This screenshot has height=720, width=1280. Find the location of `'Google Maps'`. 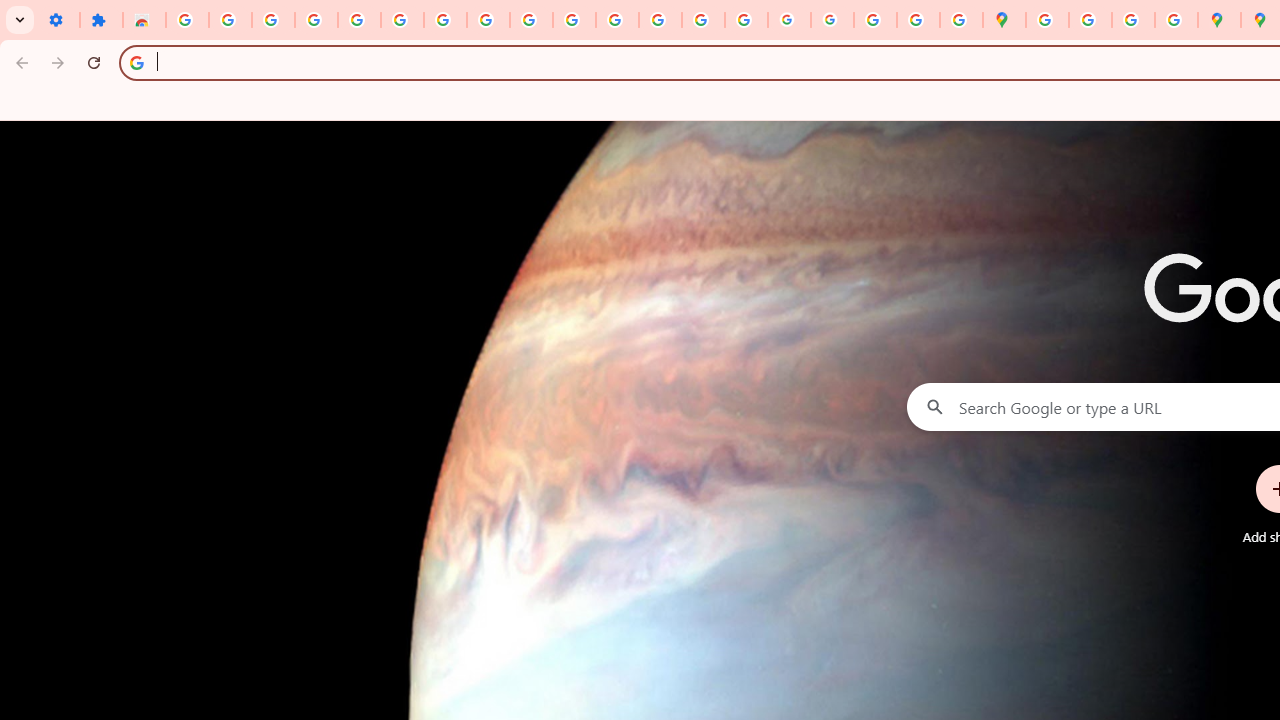

'Google Maps' is located at coordinates (1004, 20).